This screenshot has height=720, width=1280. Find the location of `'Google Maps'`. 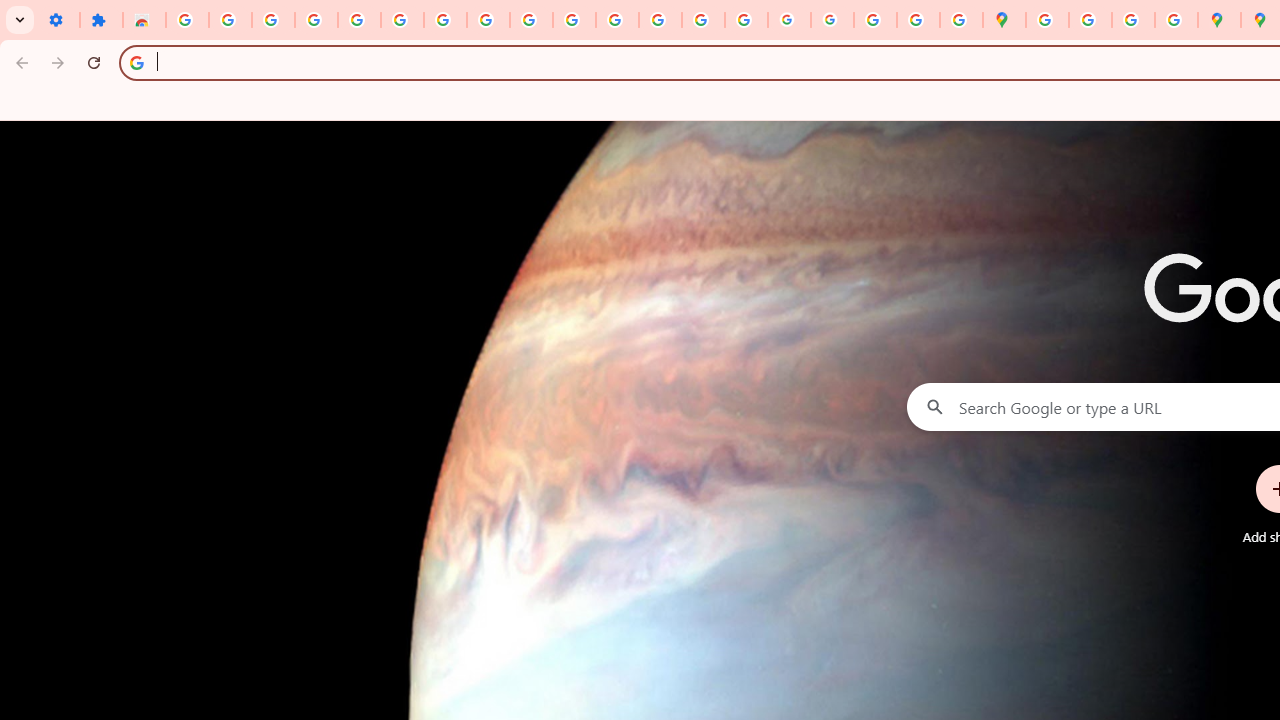

'Google Maps' is located at coordinates (1004, 20).